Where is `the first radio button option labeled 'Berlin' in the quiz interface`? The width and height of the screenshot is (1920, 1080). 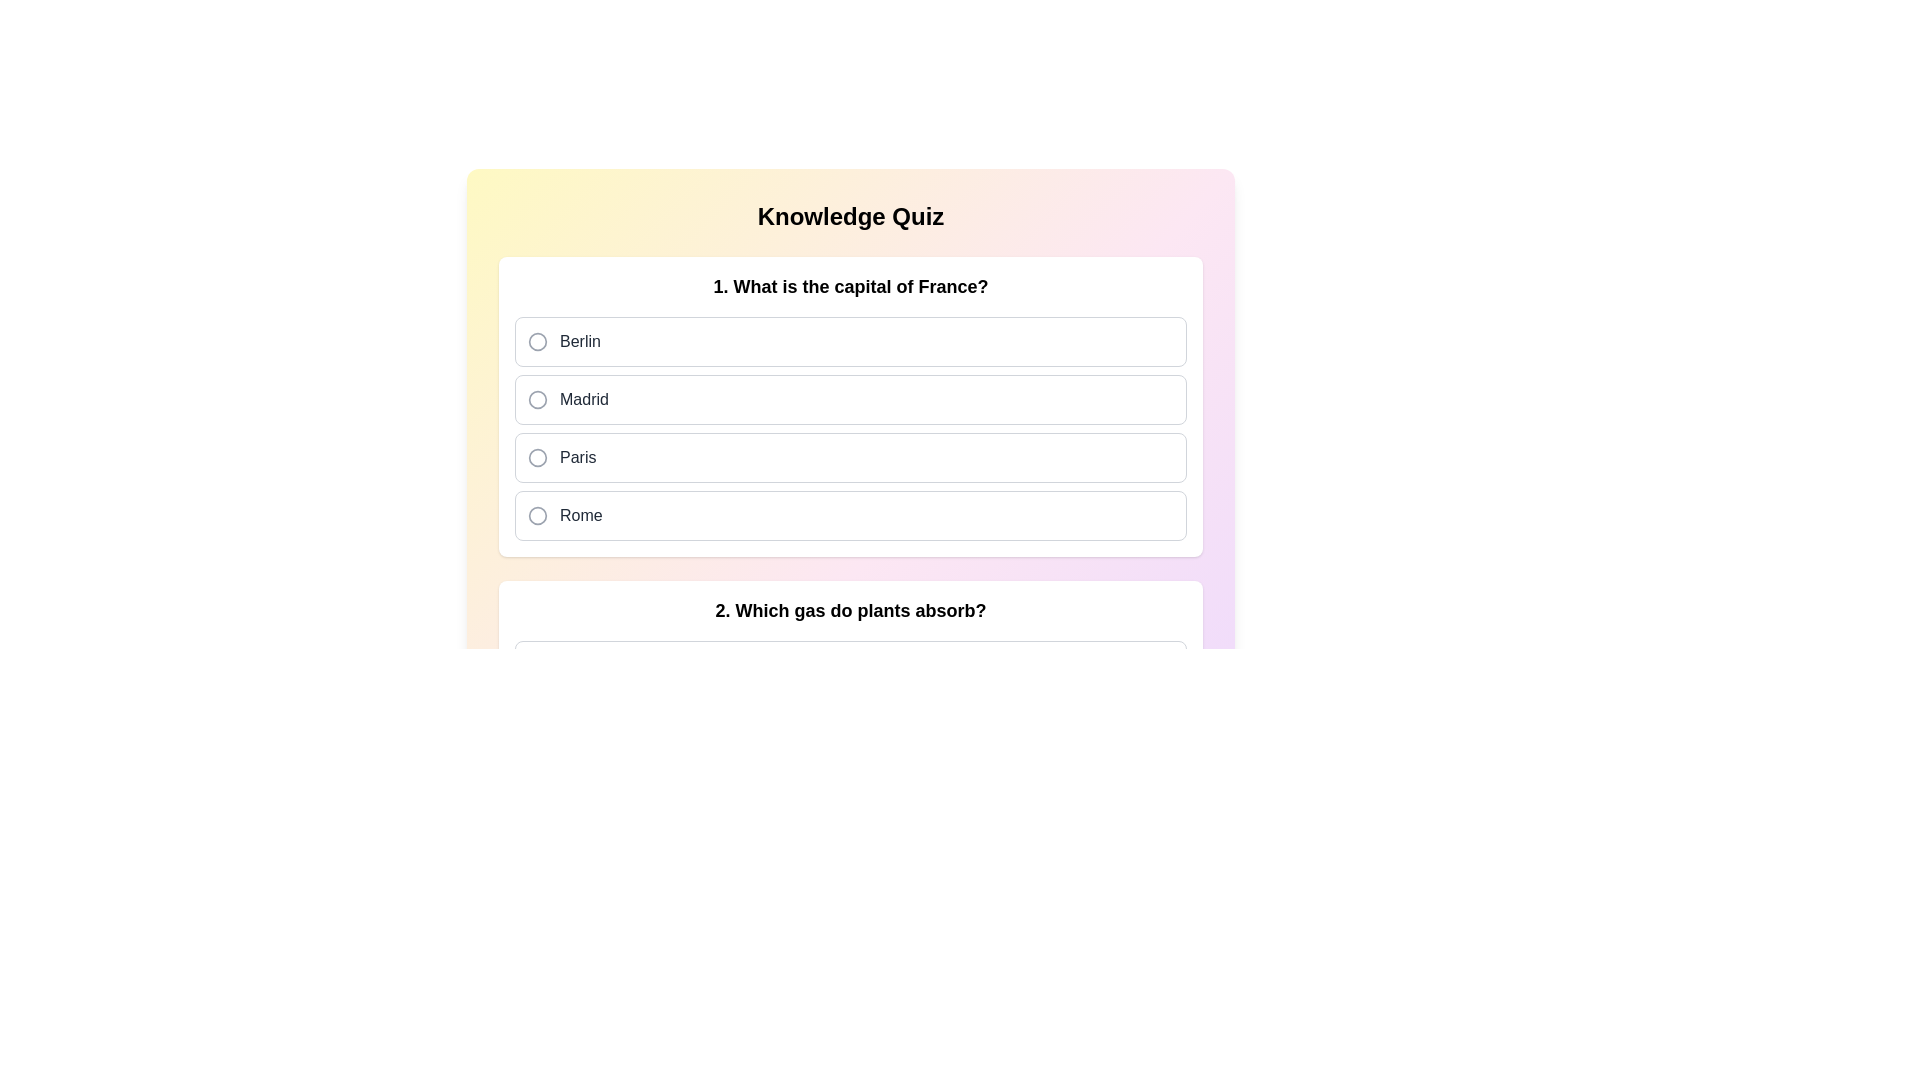
the first radio button option labeled 'Berlin' in the quiz interface is located at coordinates (850, 341).